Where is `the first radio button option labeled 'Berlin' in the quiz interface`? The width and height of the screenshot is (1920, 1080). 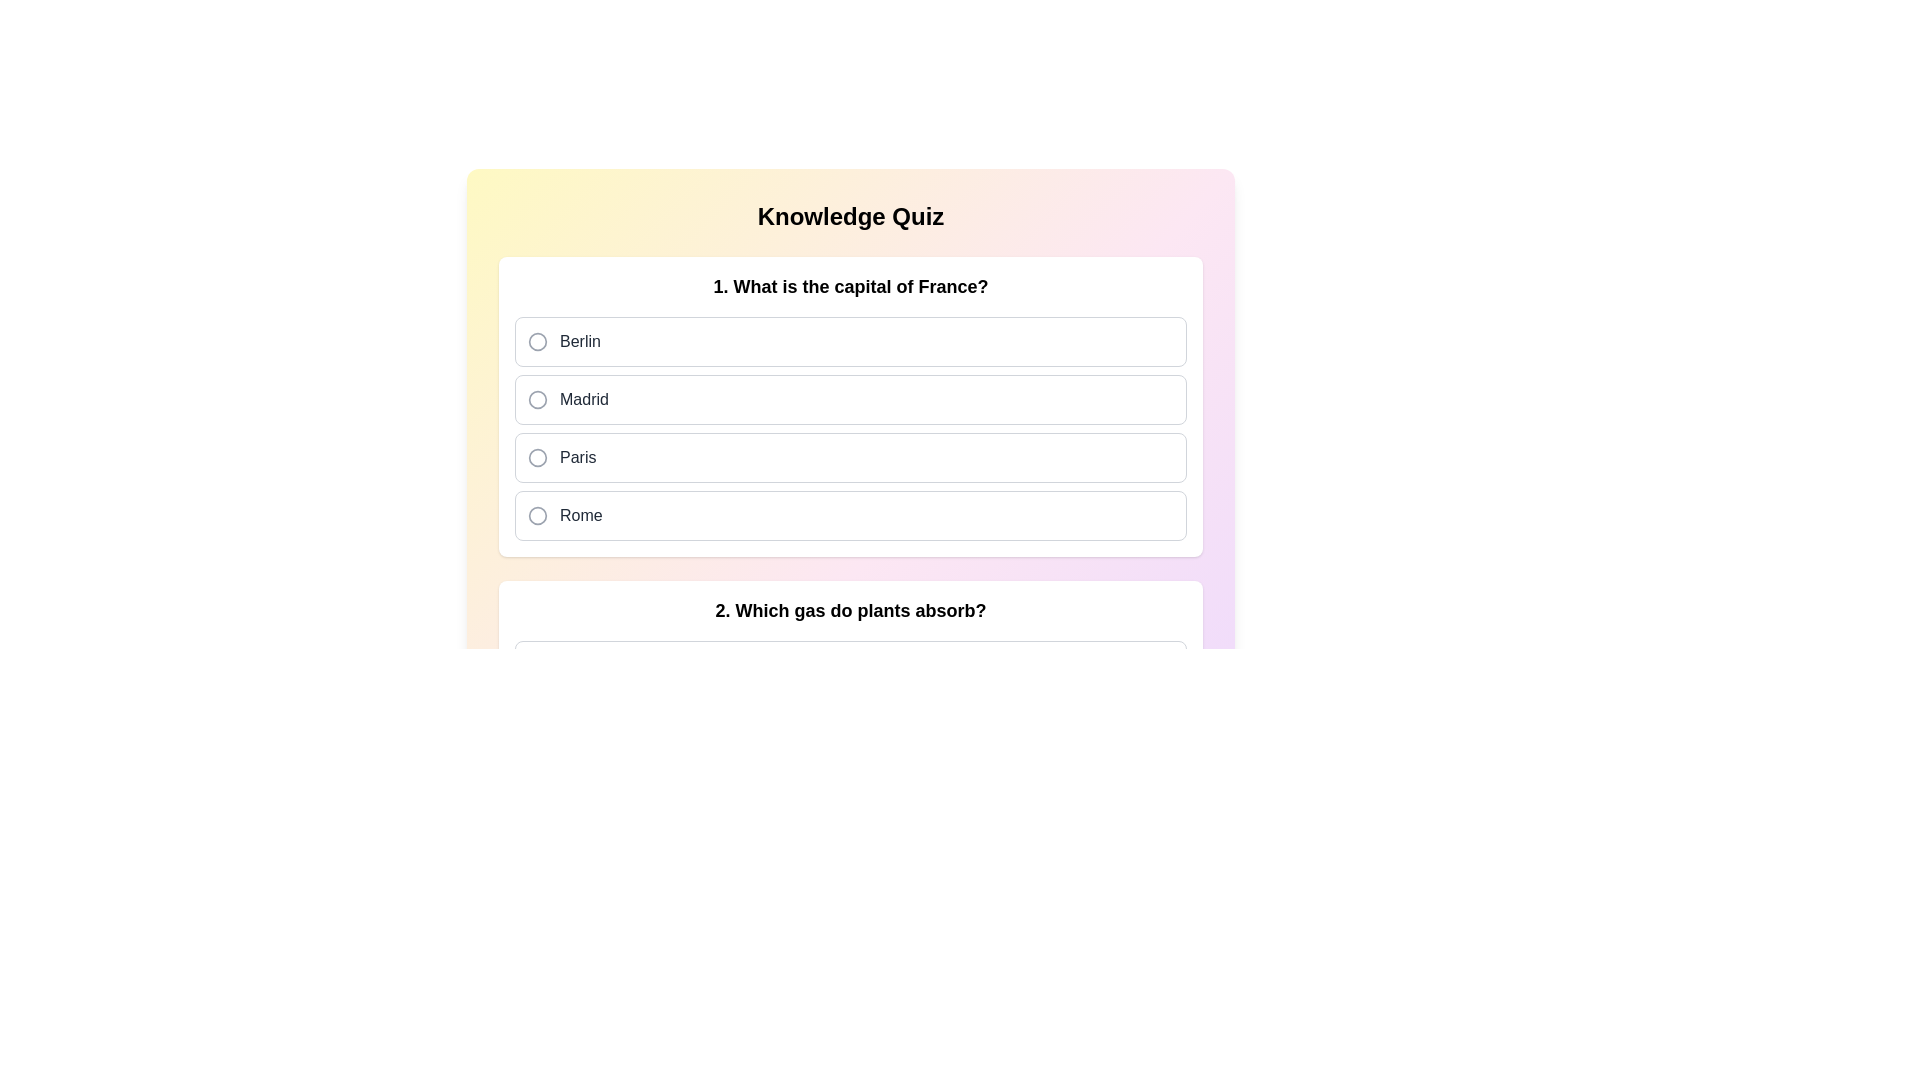
the first radio button option labeled 'Berlin' in the quiz interface is located at coordinates (850, 341).